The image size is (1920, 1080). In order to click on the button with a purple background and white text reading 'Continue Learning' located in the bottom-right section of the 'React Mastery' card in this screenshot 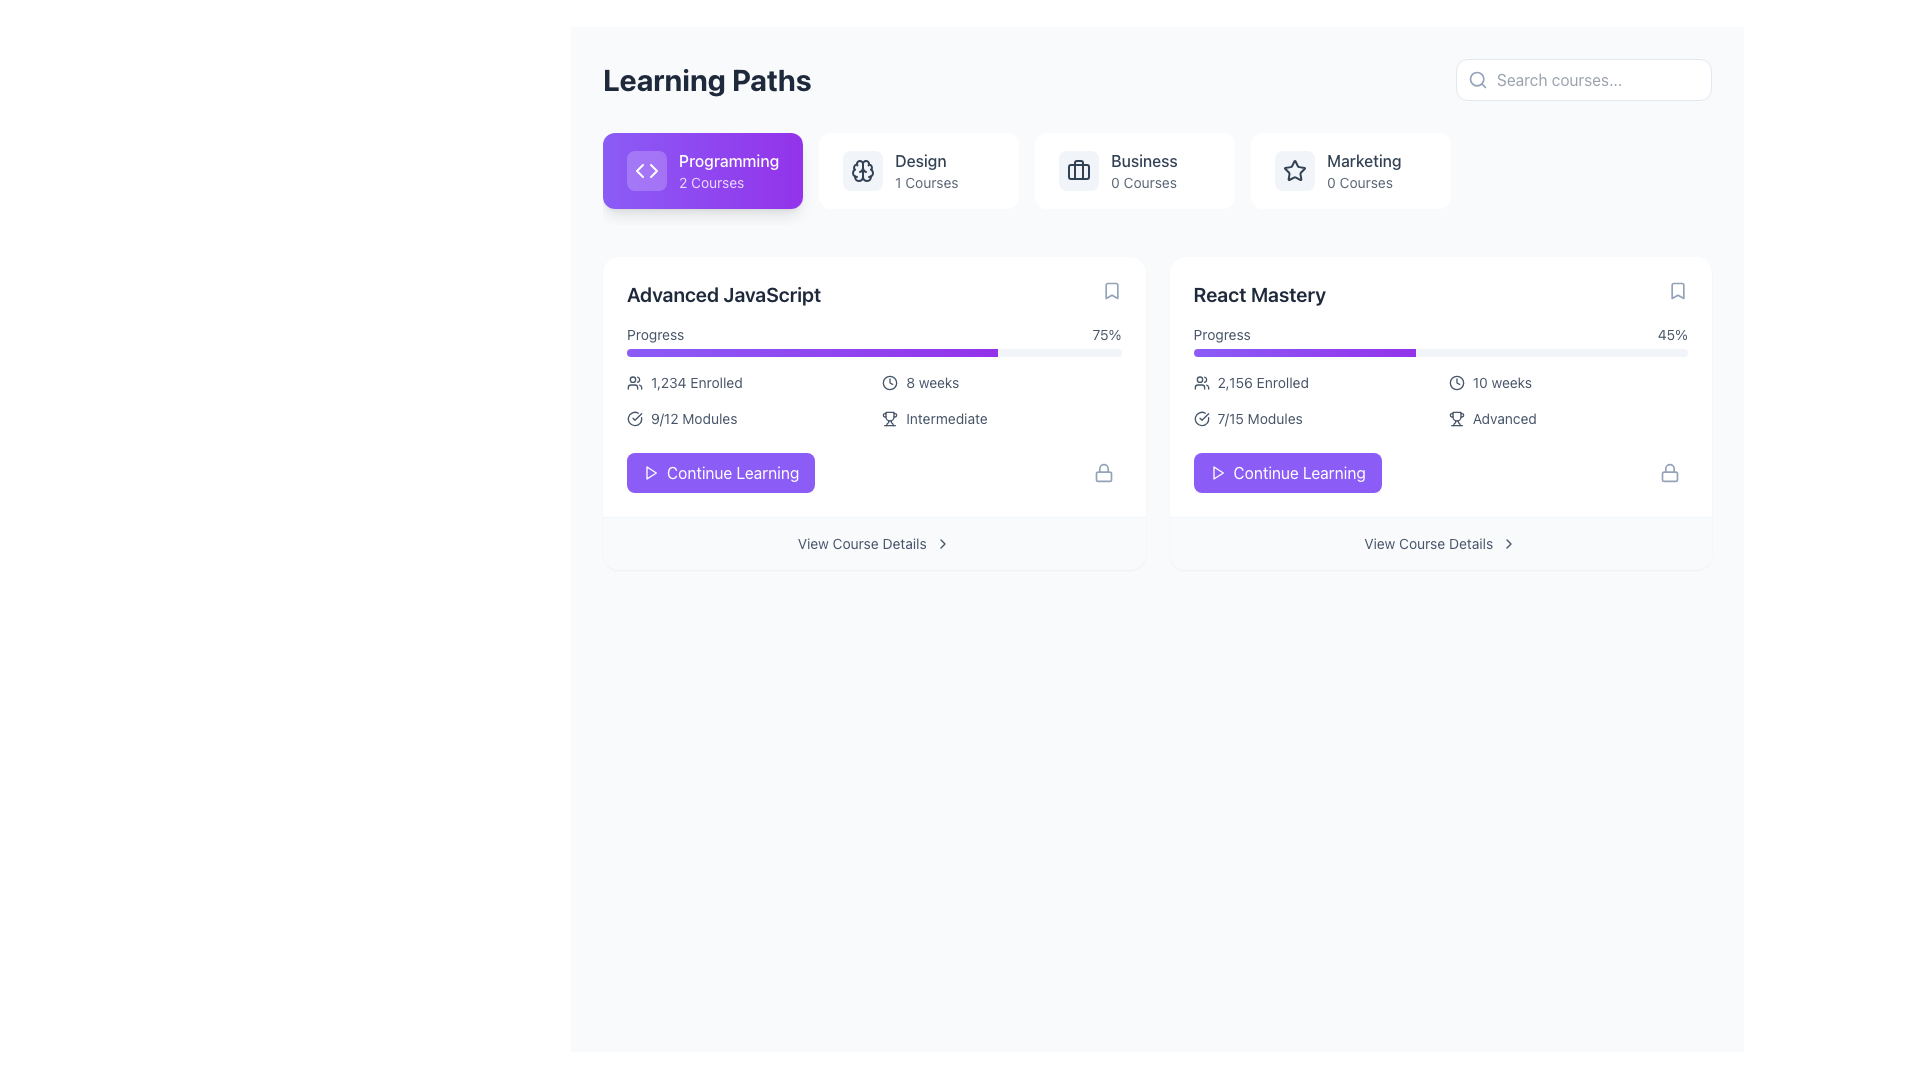, I will do `click(1287, 473)`.